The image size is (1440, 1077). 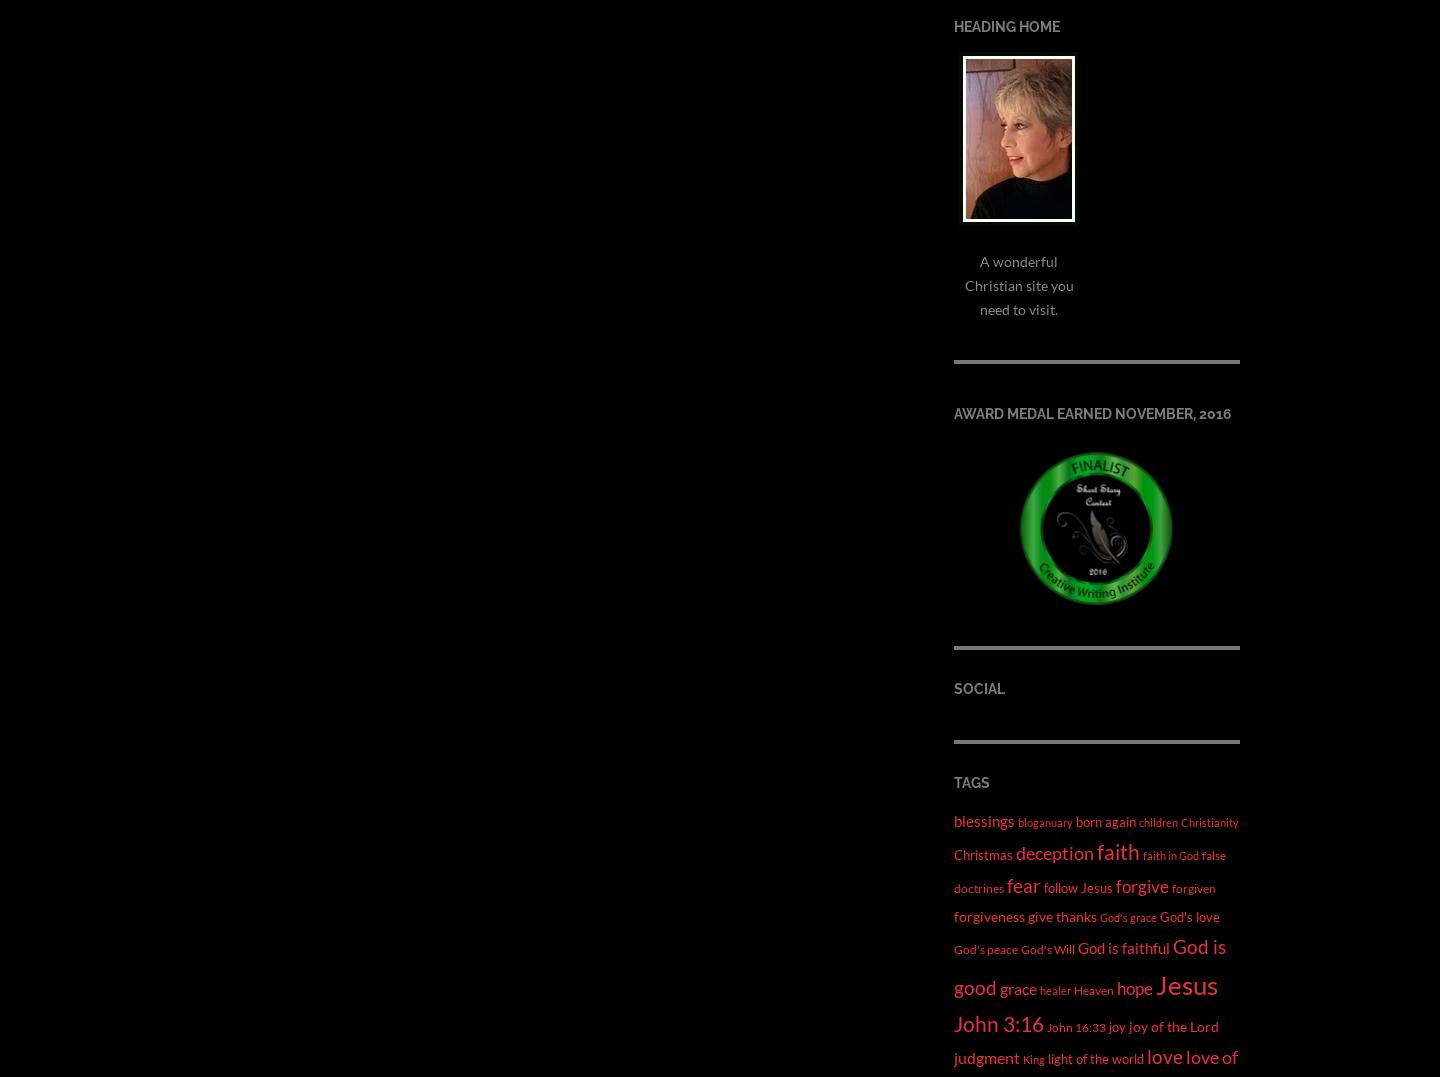 I want to click on 'God is faithful', so click(x=1077, y=946).